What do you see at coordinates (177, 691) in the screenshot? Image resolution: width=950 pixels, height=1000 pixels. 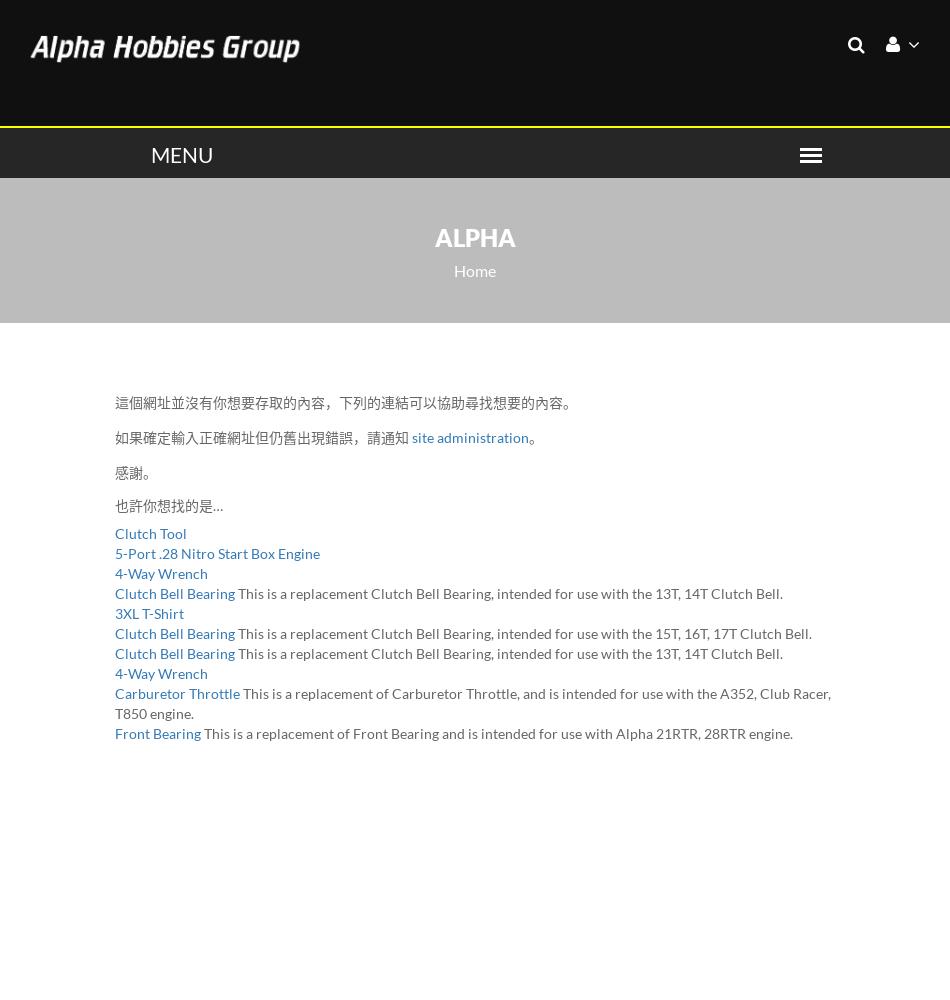 I see `'Carburetor Throttle'` at bounding box center [177, 691].